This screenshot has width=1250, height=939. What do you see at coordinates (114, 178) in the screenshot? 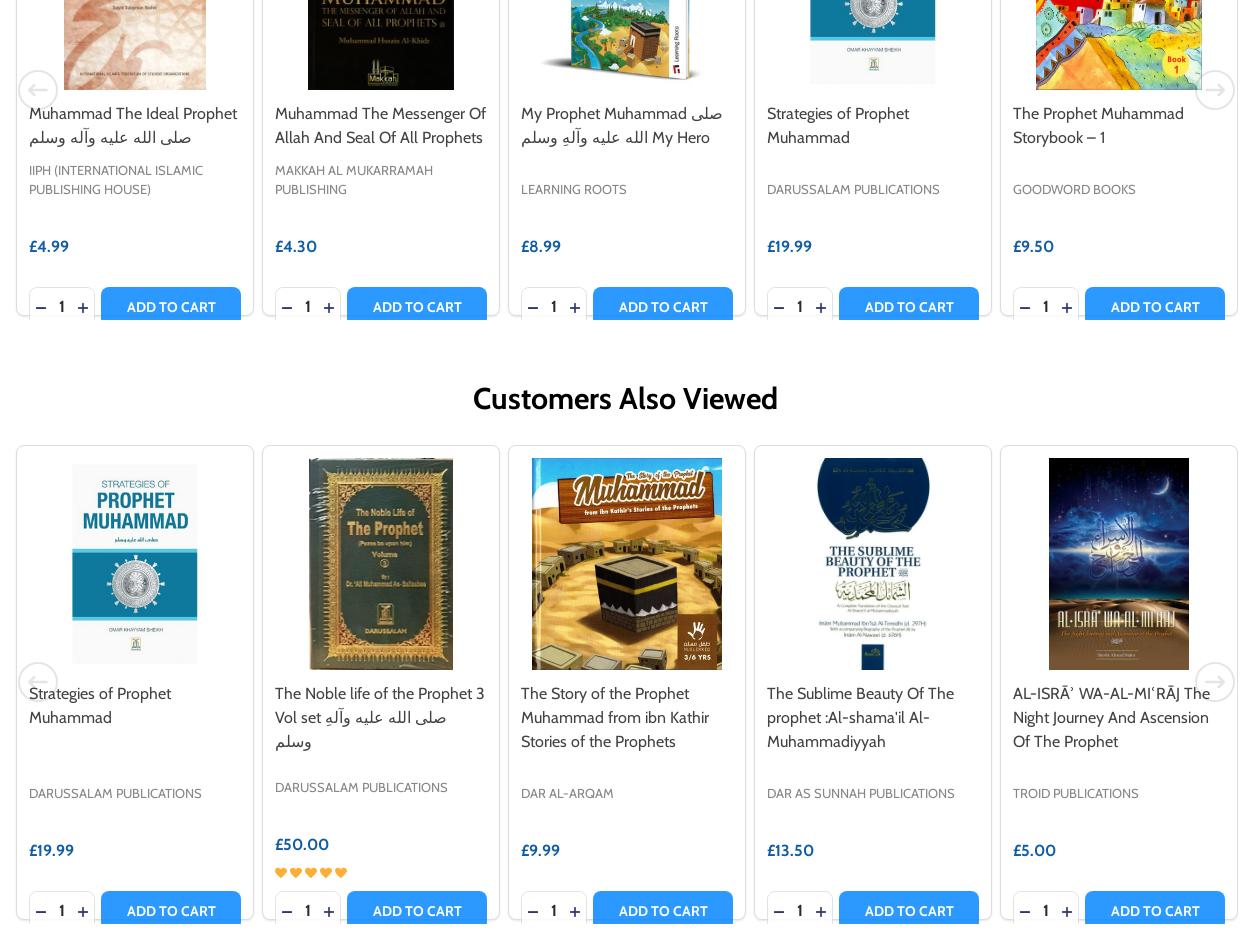
I see `'IIPH (International Islamic Publishing House)'` at bounding box center [114, 178].